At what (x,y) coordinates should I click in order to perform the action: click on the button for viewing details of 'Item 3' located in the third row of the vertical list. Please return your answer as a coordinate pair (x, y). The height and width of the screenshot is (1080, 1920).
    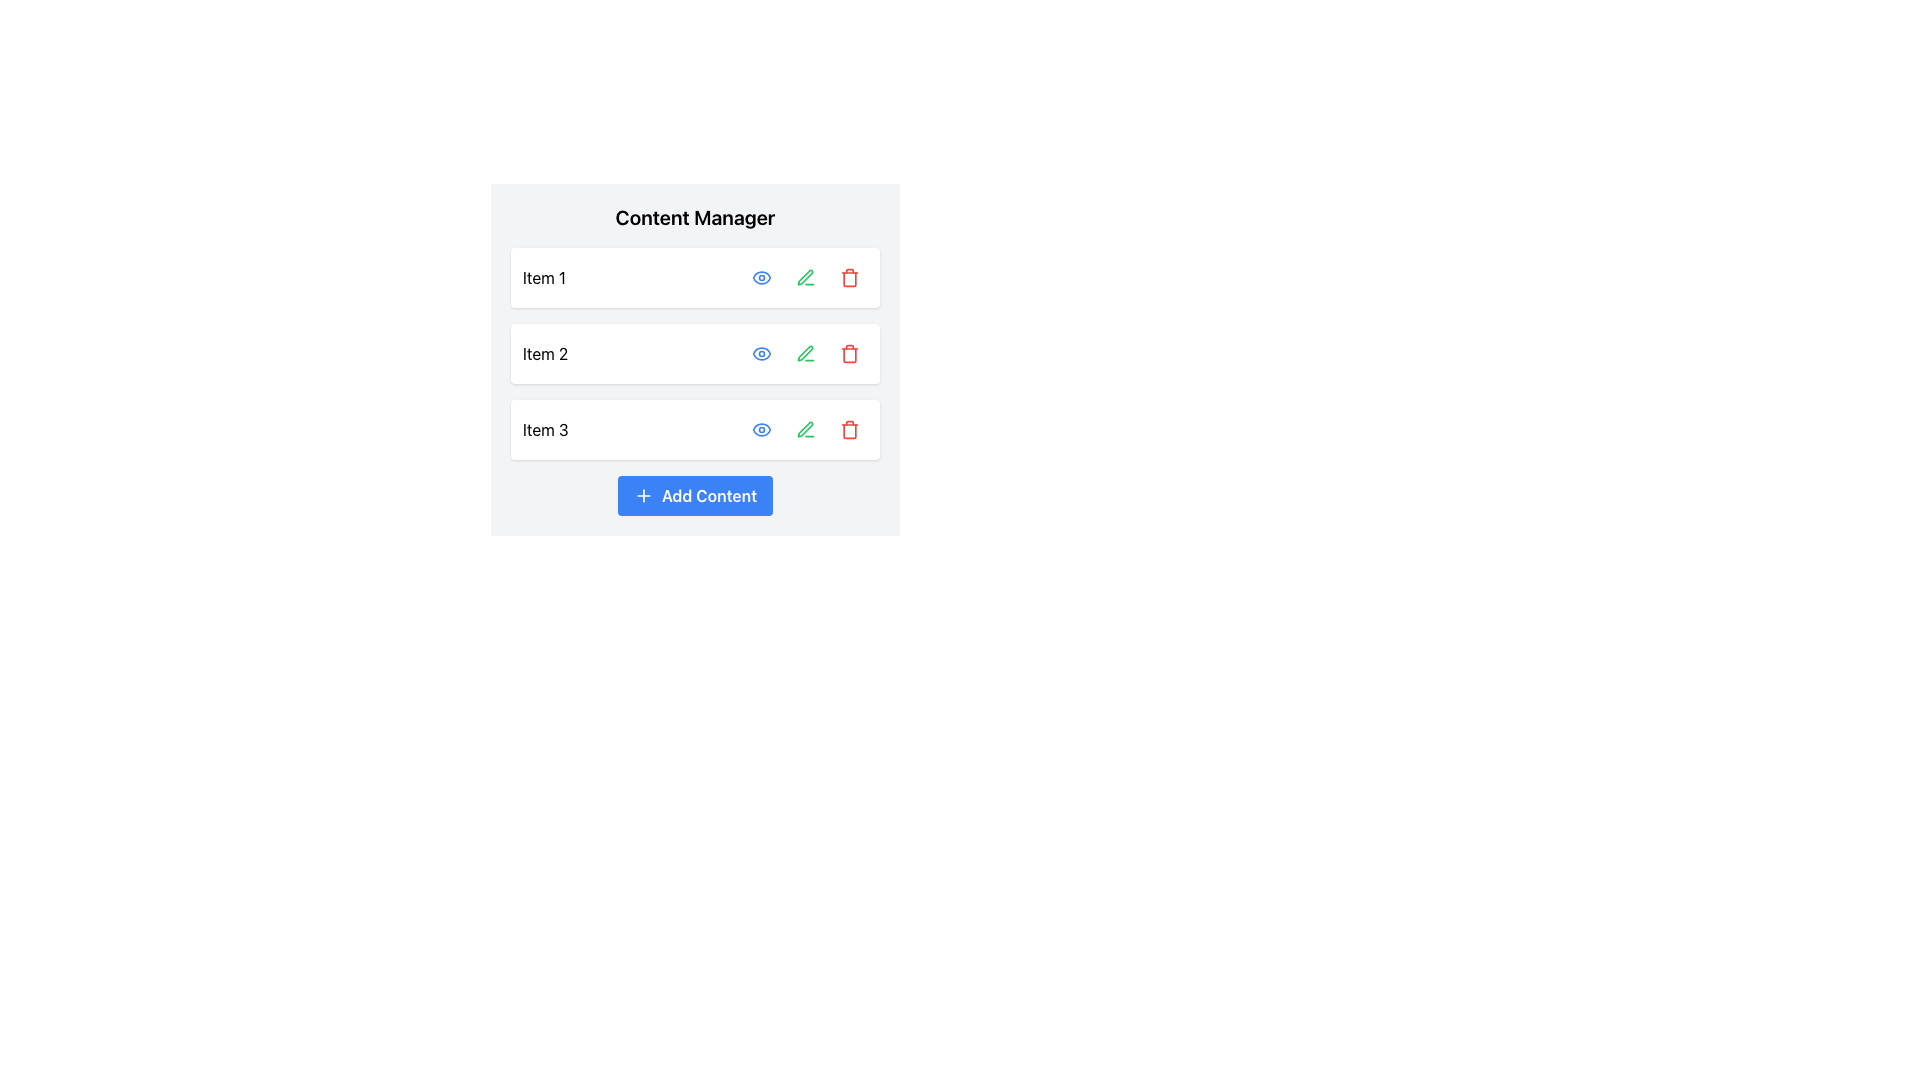
    Looking at the image, I should click on (761, 428).